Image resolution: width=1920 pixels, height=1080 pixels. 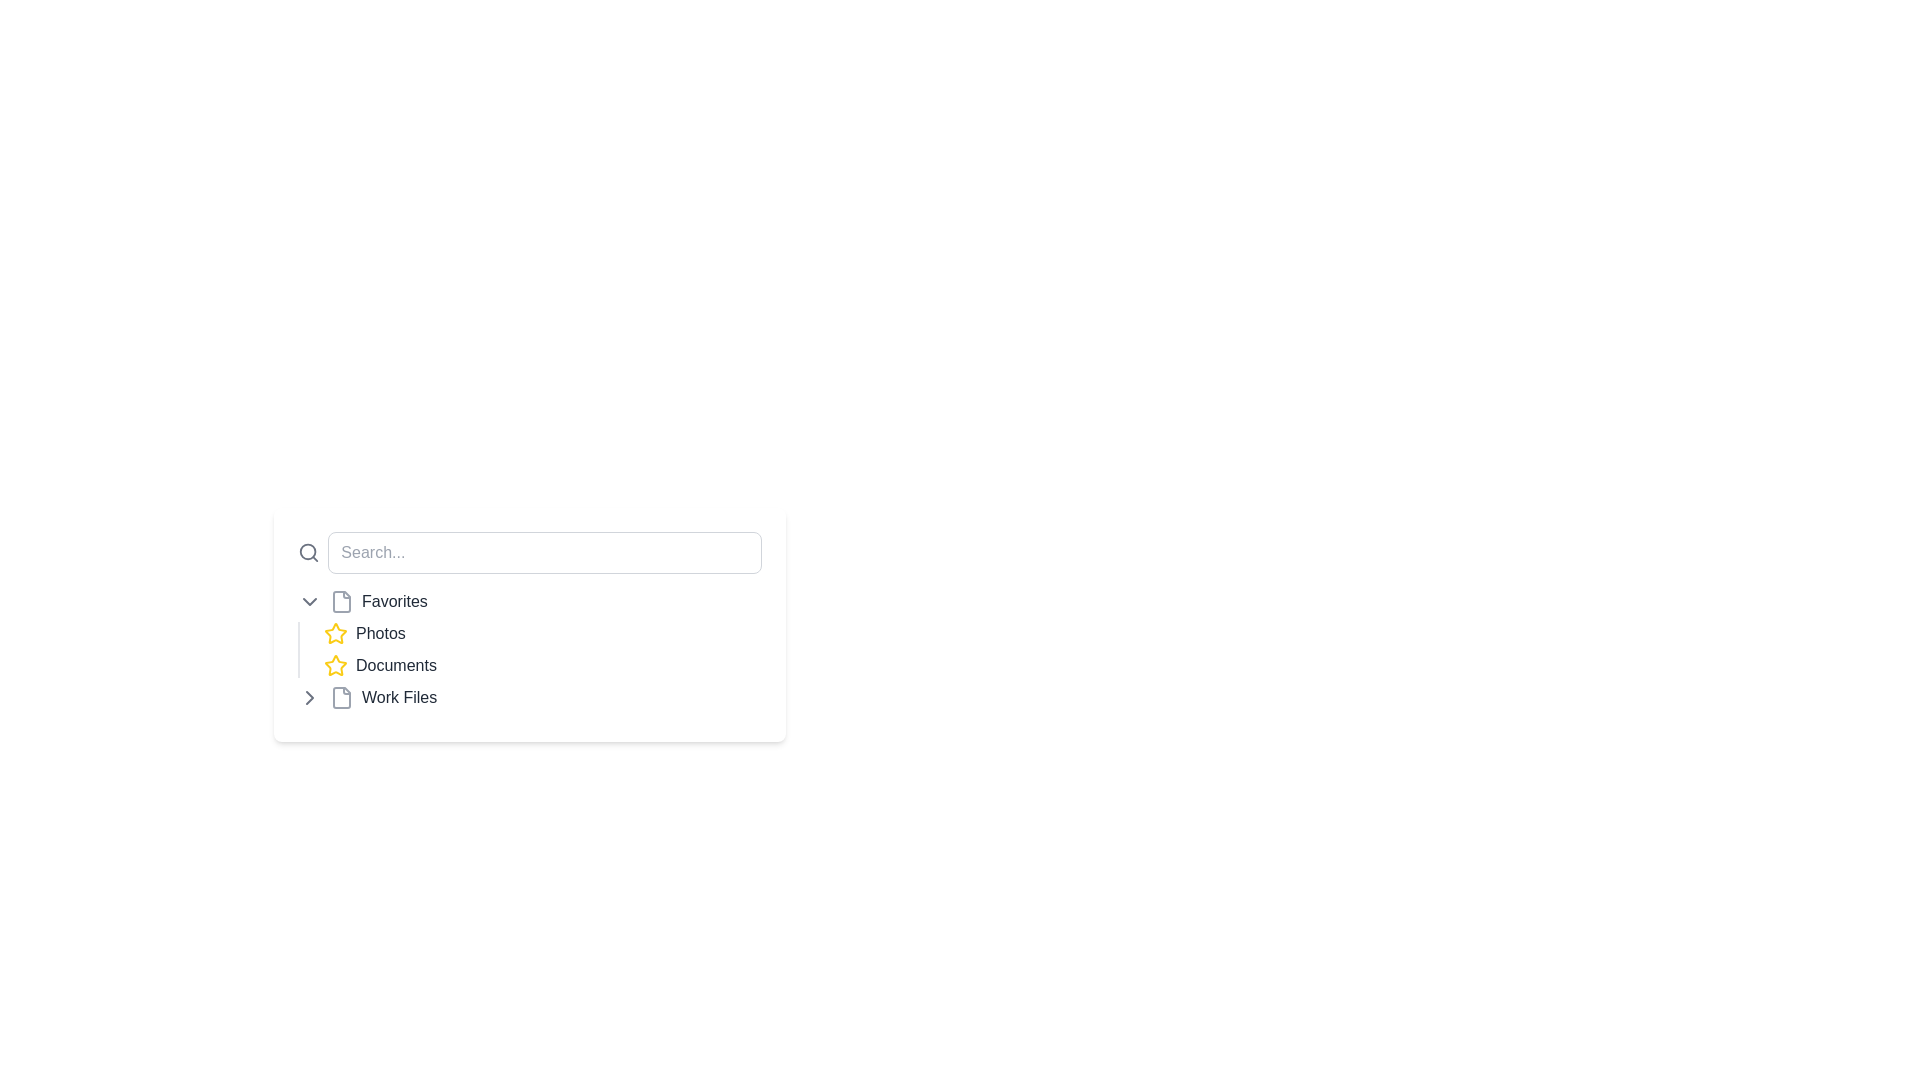 What do you see at coordinates (341, 697) in the screenshot?
I see `the file icon` at bounding box center [341, 697].